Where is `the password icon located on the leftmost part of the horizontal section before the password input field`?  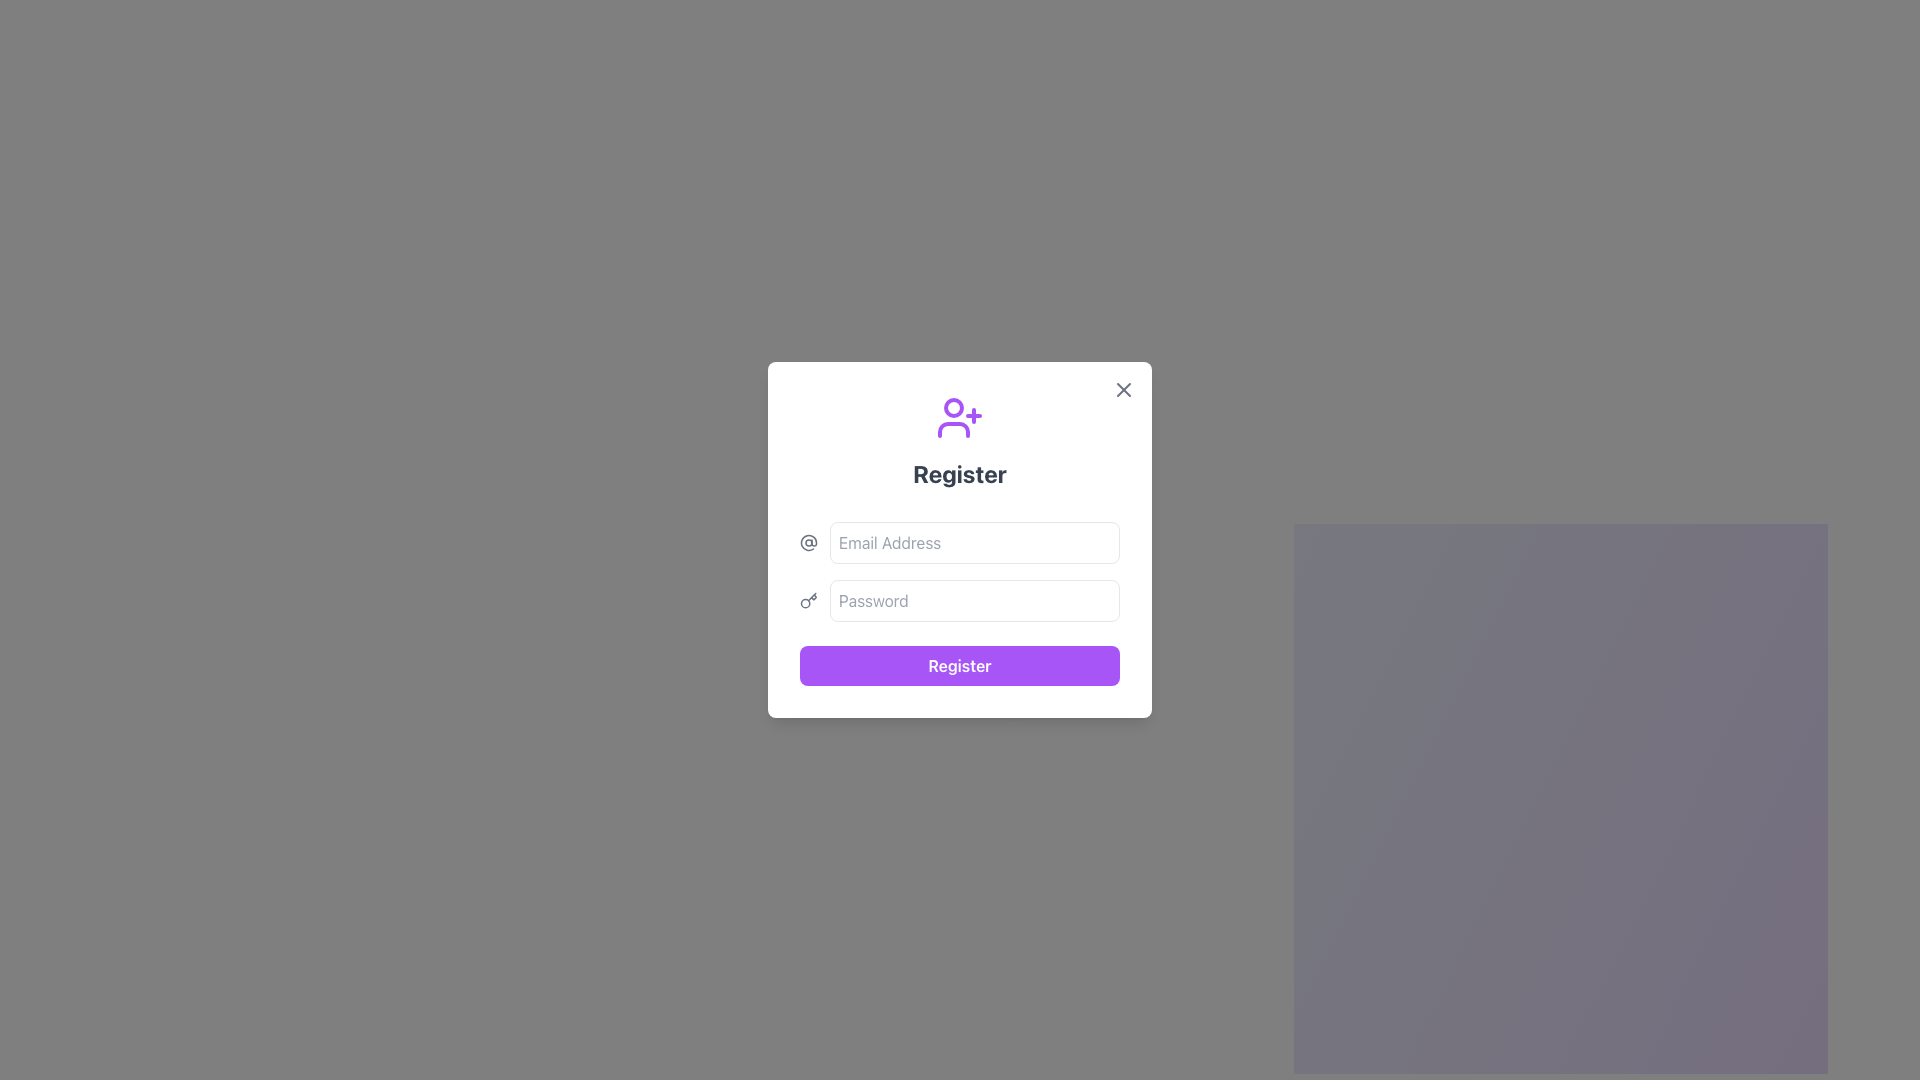 the password icon located on the leftmost part of the horizontal section before the password input field is located at coordinates (809, 600).